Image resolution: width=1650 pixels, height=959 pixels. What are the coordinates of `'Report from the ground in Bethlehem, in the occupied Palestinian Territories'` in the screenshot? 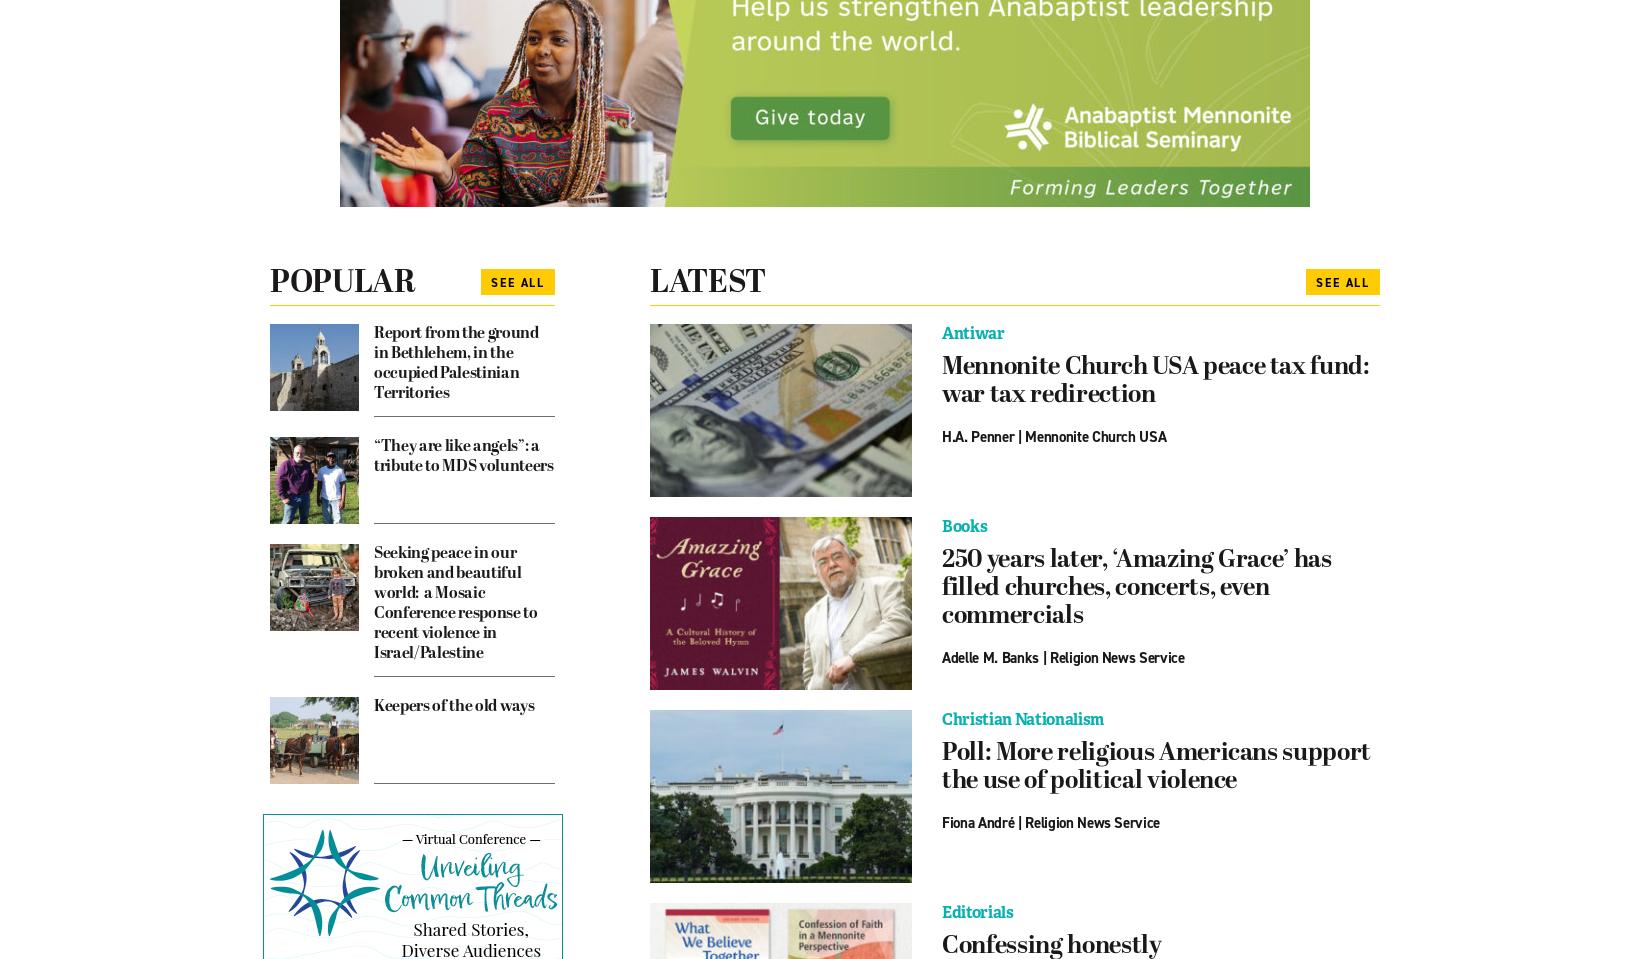 It's located at (455, 362).